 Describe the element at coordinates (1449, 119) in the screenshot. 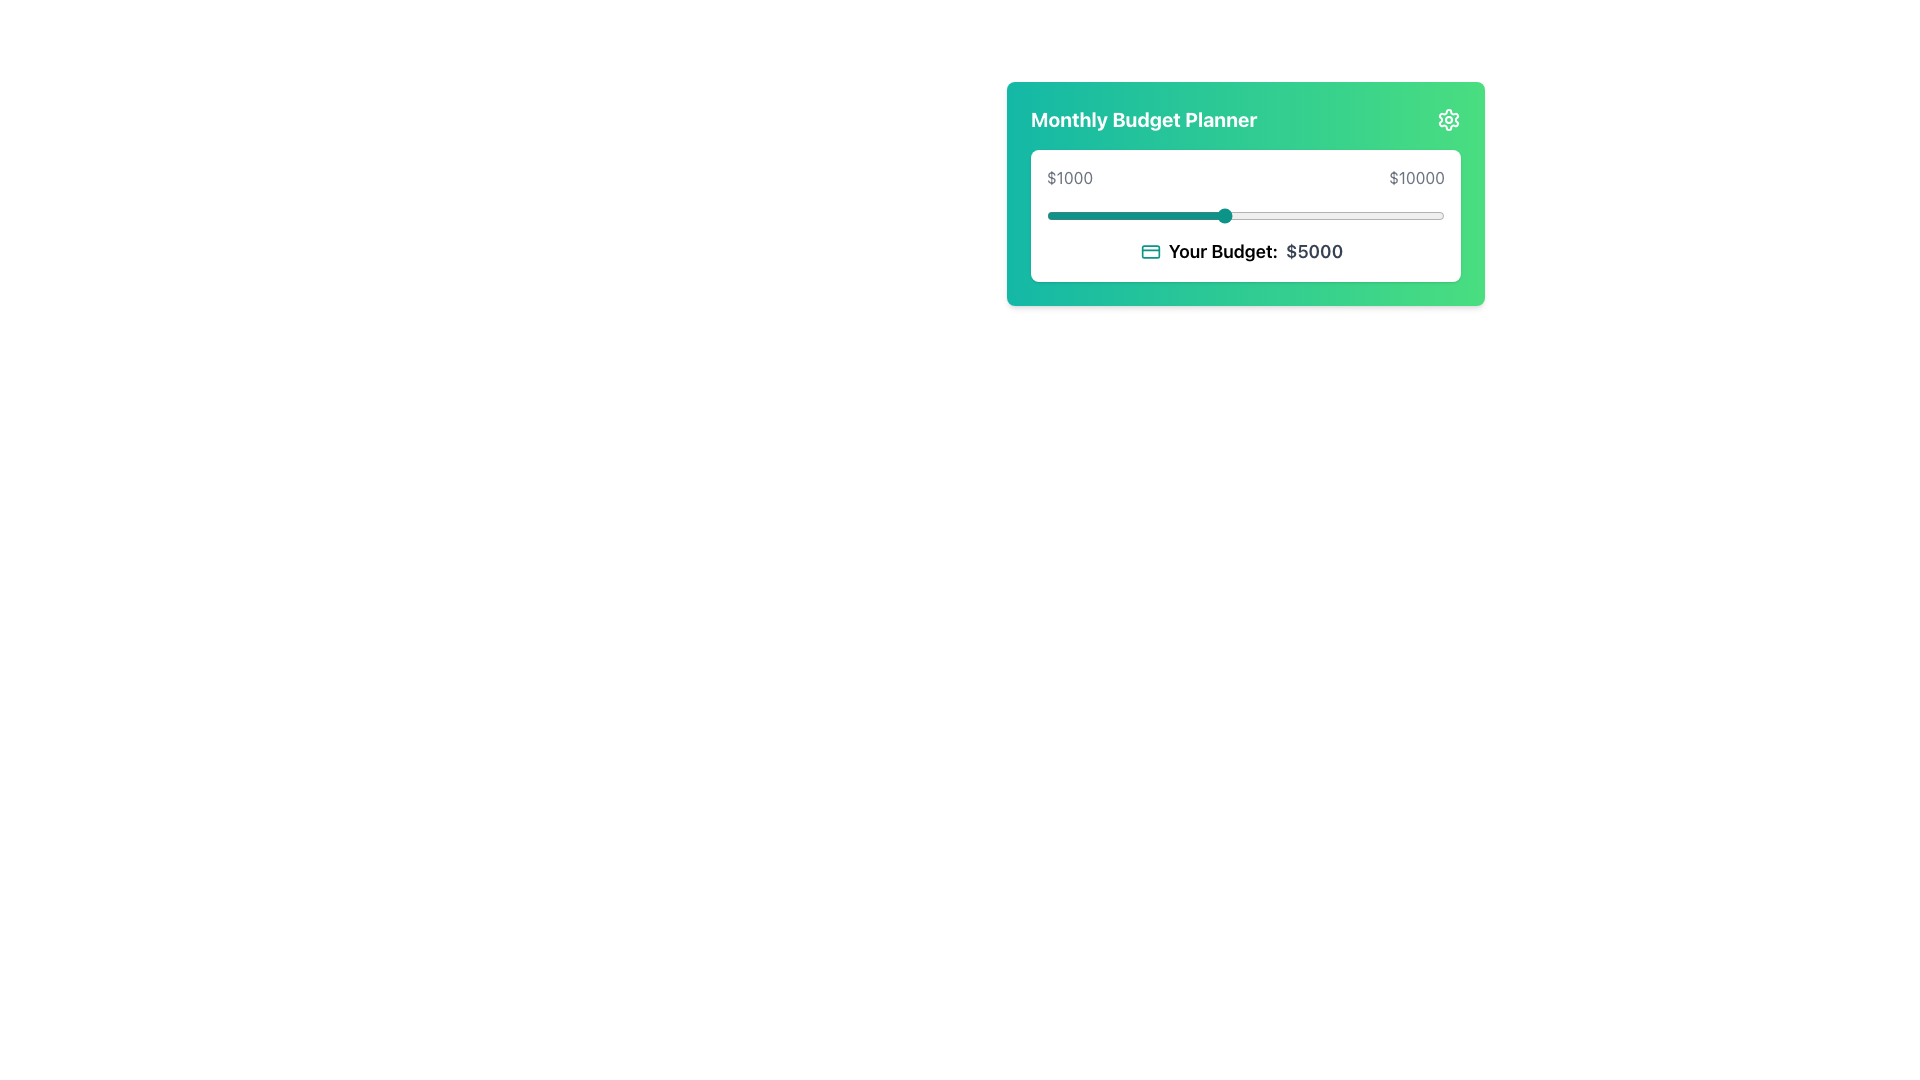

I see `the gear-shaped icon button located` at that location.